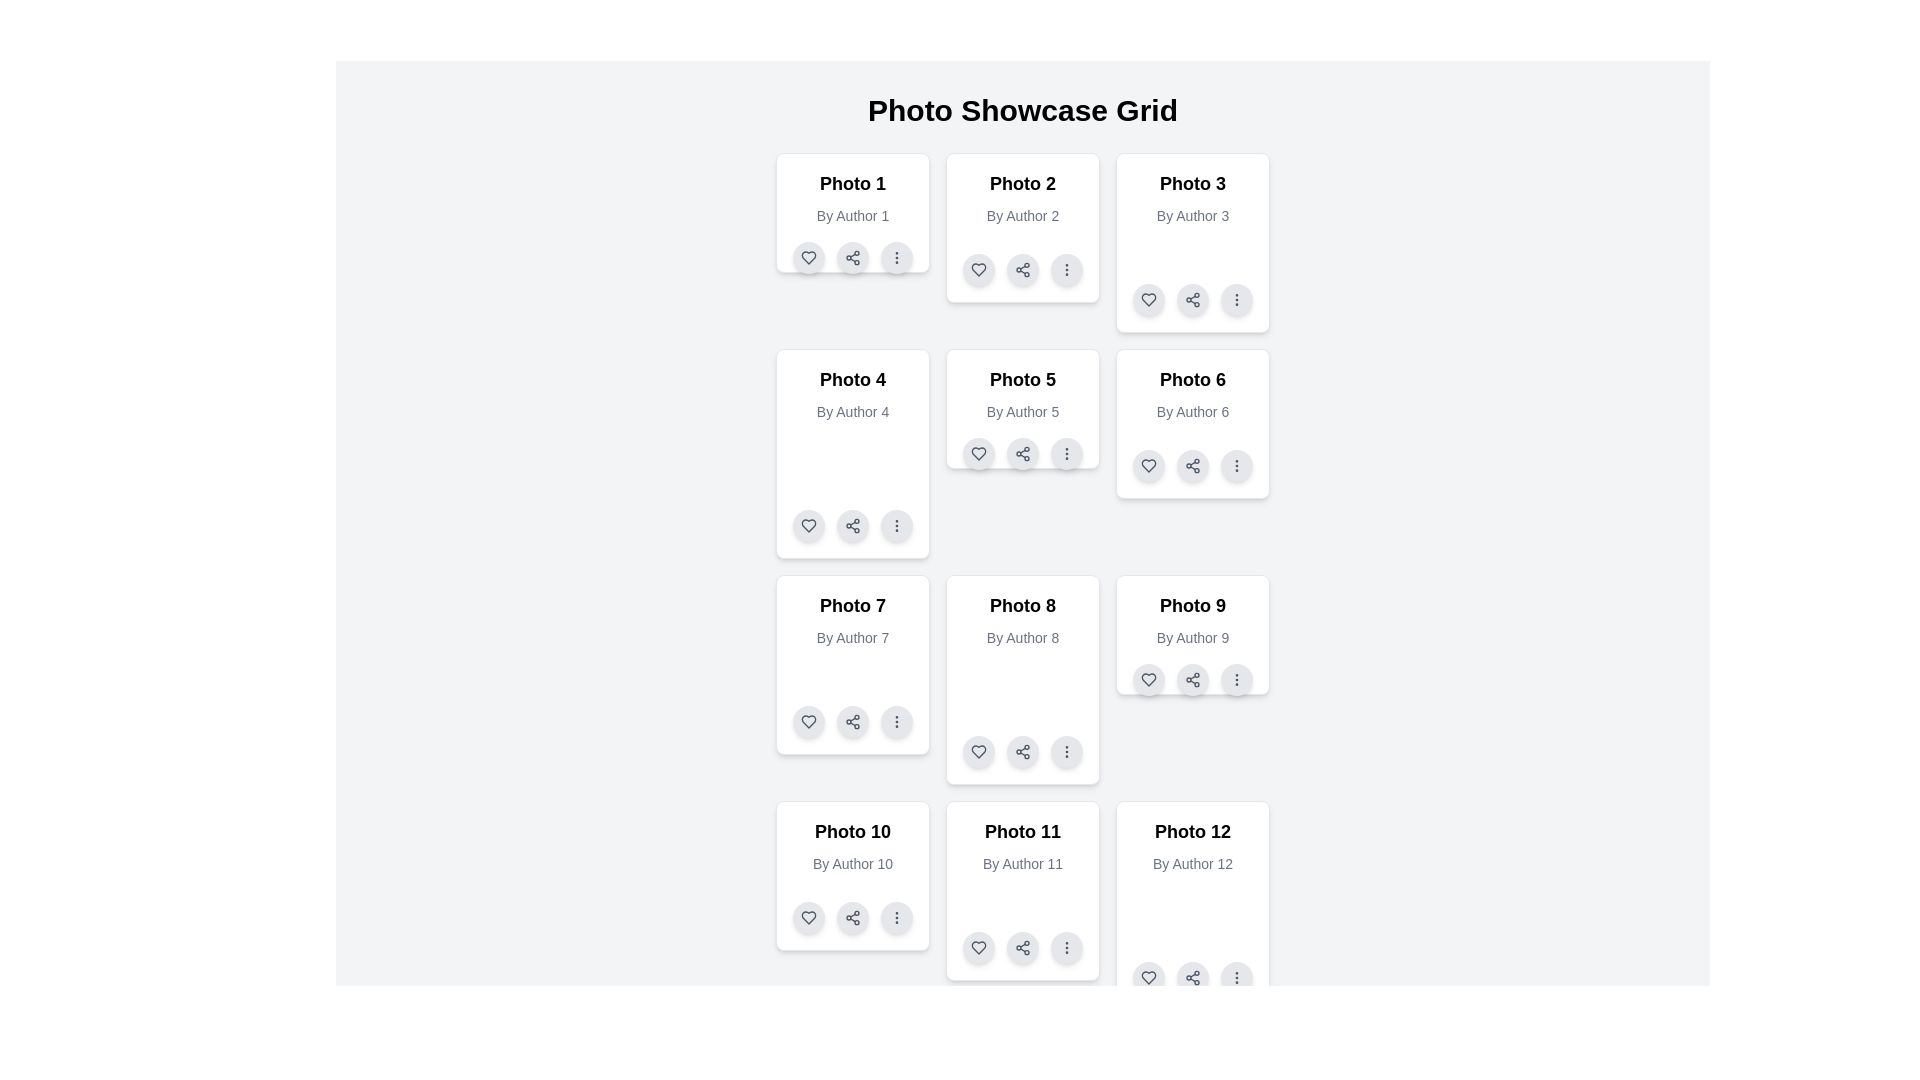 The width and height of the screenshot is (1920, 1080). What do you see at coordinates (1022, 947) in the screenshot?
I see `the circular button with a light gray background and a network icon at the bottom of the card labeled 'Photo 11' to initiate the share action` at bounding box center [1022, 947].